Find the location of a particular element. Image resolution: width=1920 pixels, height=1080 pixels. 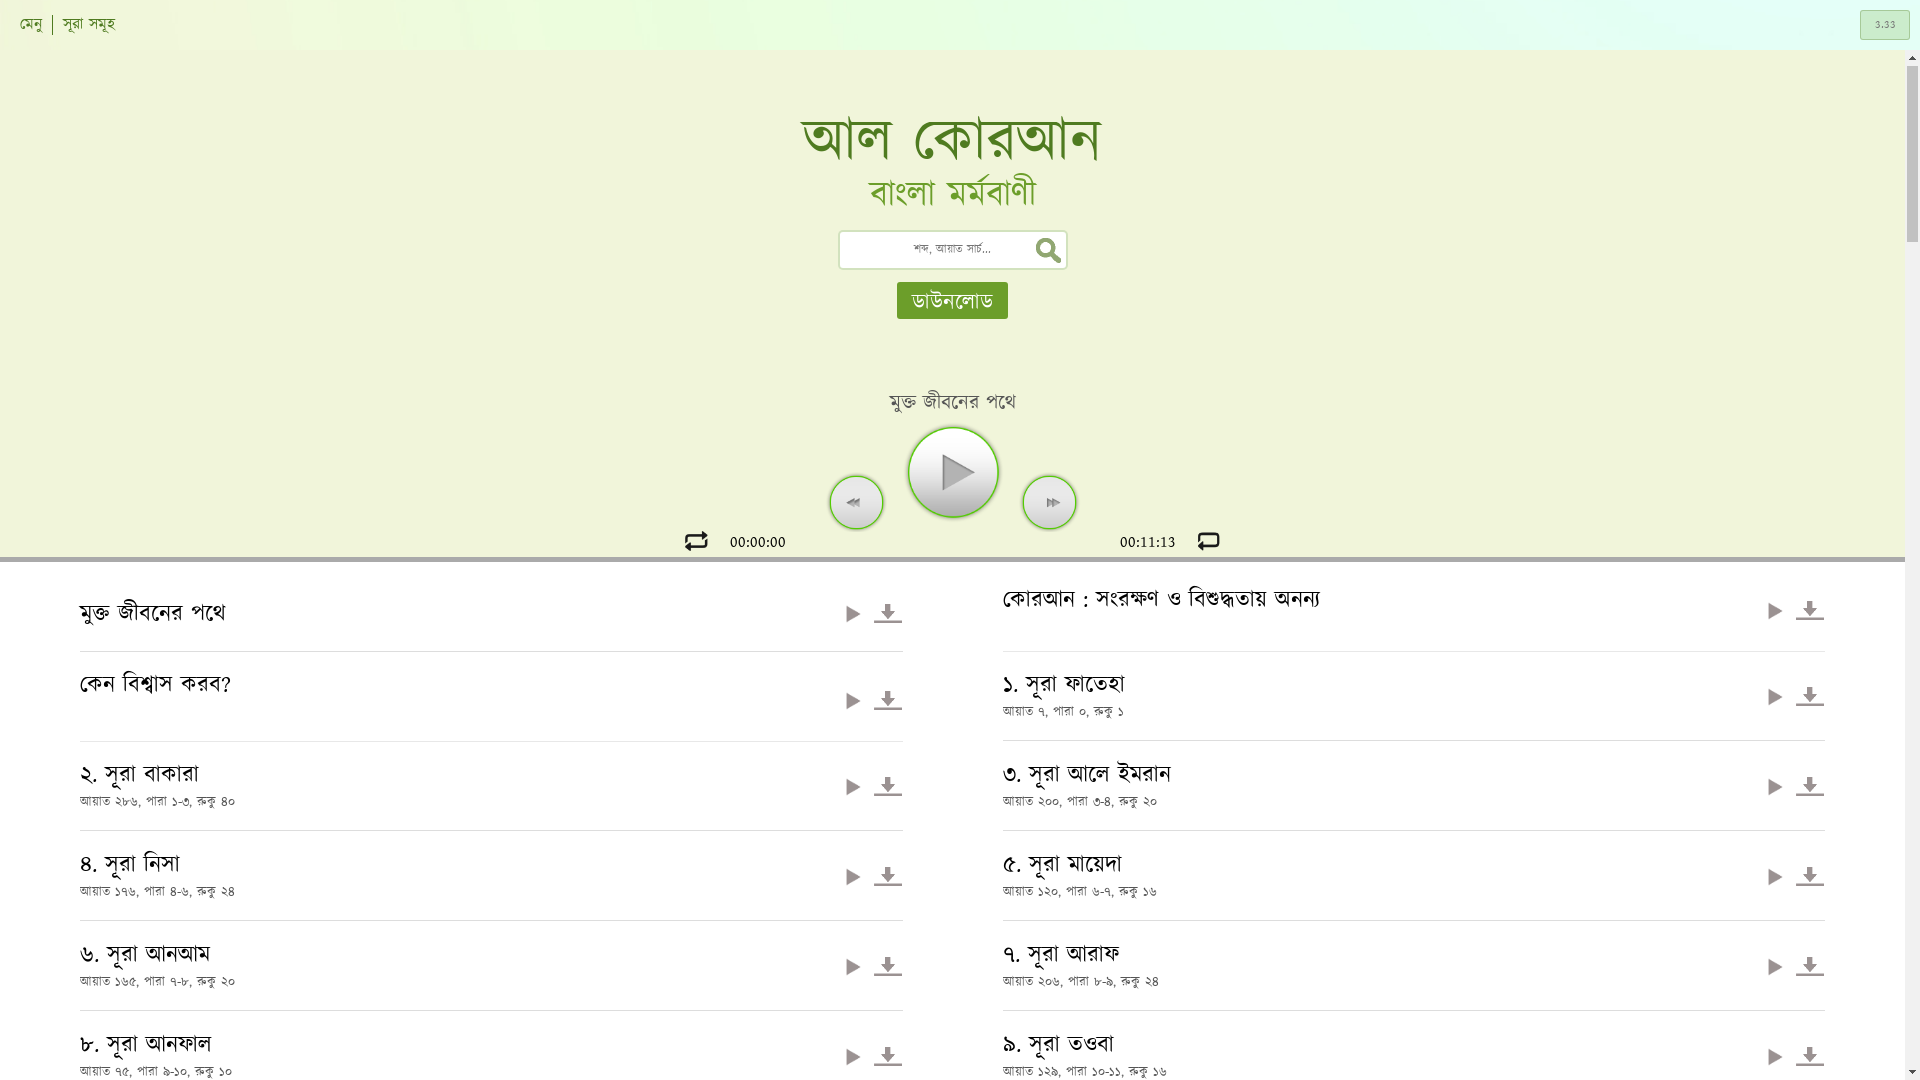

'previous surah' is located at coordinates (854, 500).